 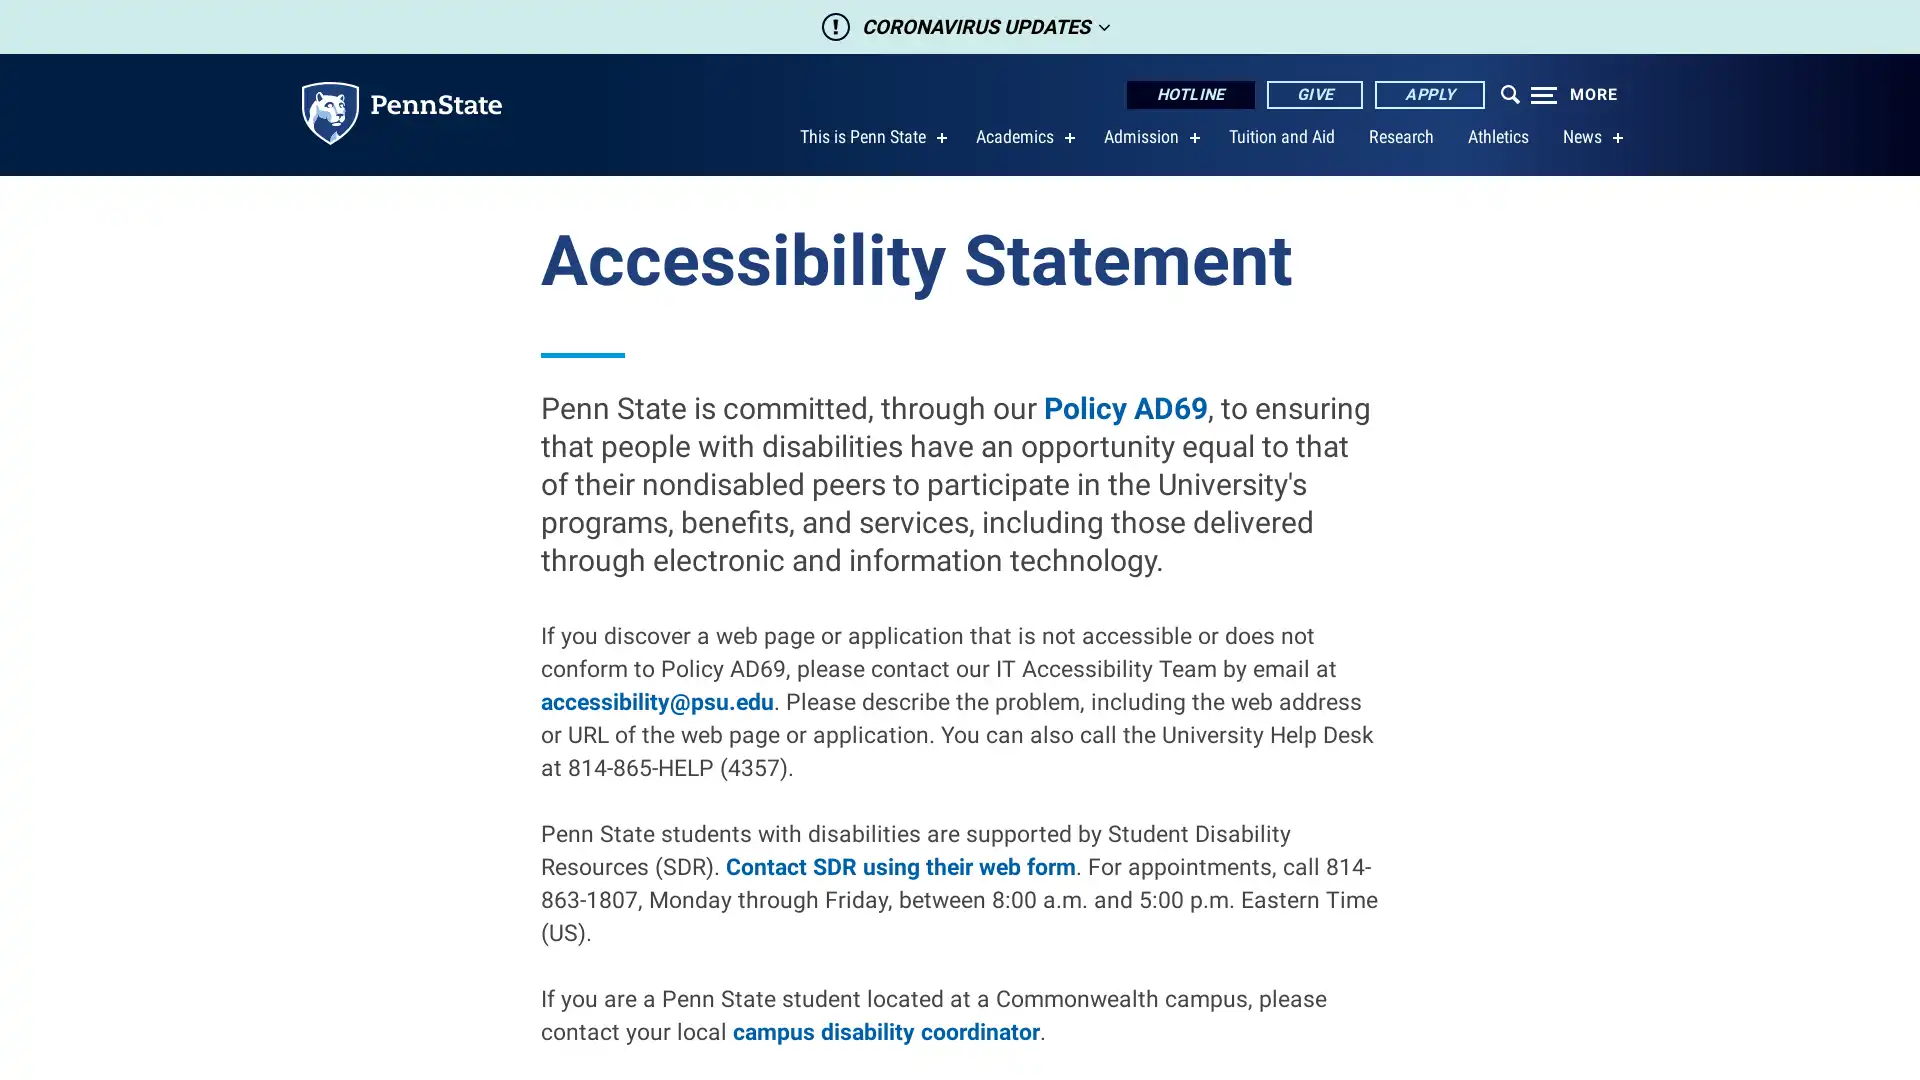 What do you see at coordinates (1573, 94) in the screenshot?
I see `Expand navigation menu` at bounding box center [1573, 94].